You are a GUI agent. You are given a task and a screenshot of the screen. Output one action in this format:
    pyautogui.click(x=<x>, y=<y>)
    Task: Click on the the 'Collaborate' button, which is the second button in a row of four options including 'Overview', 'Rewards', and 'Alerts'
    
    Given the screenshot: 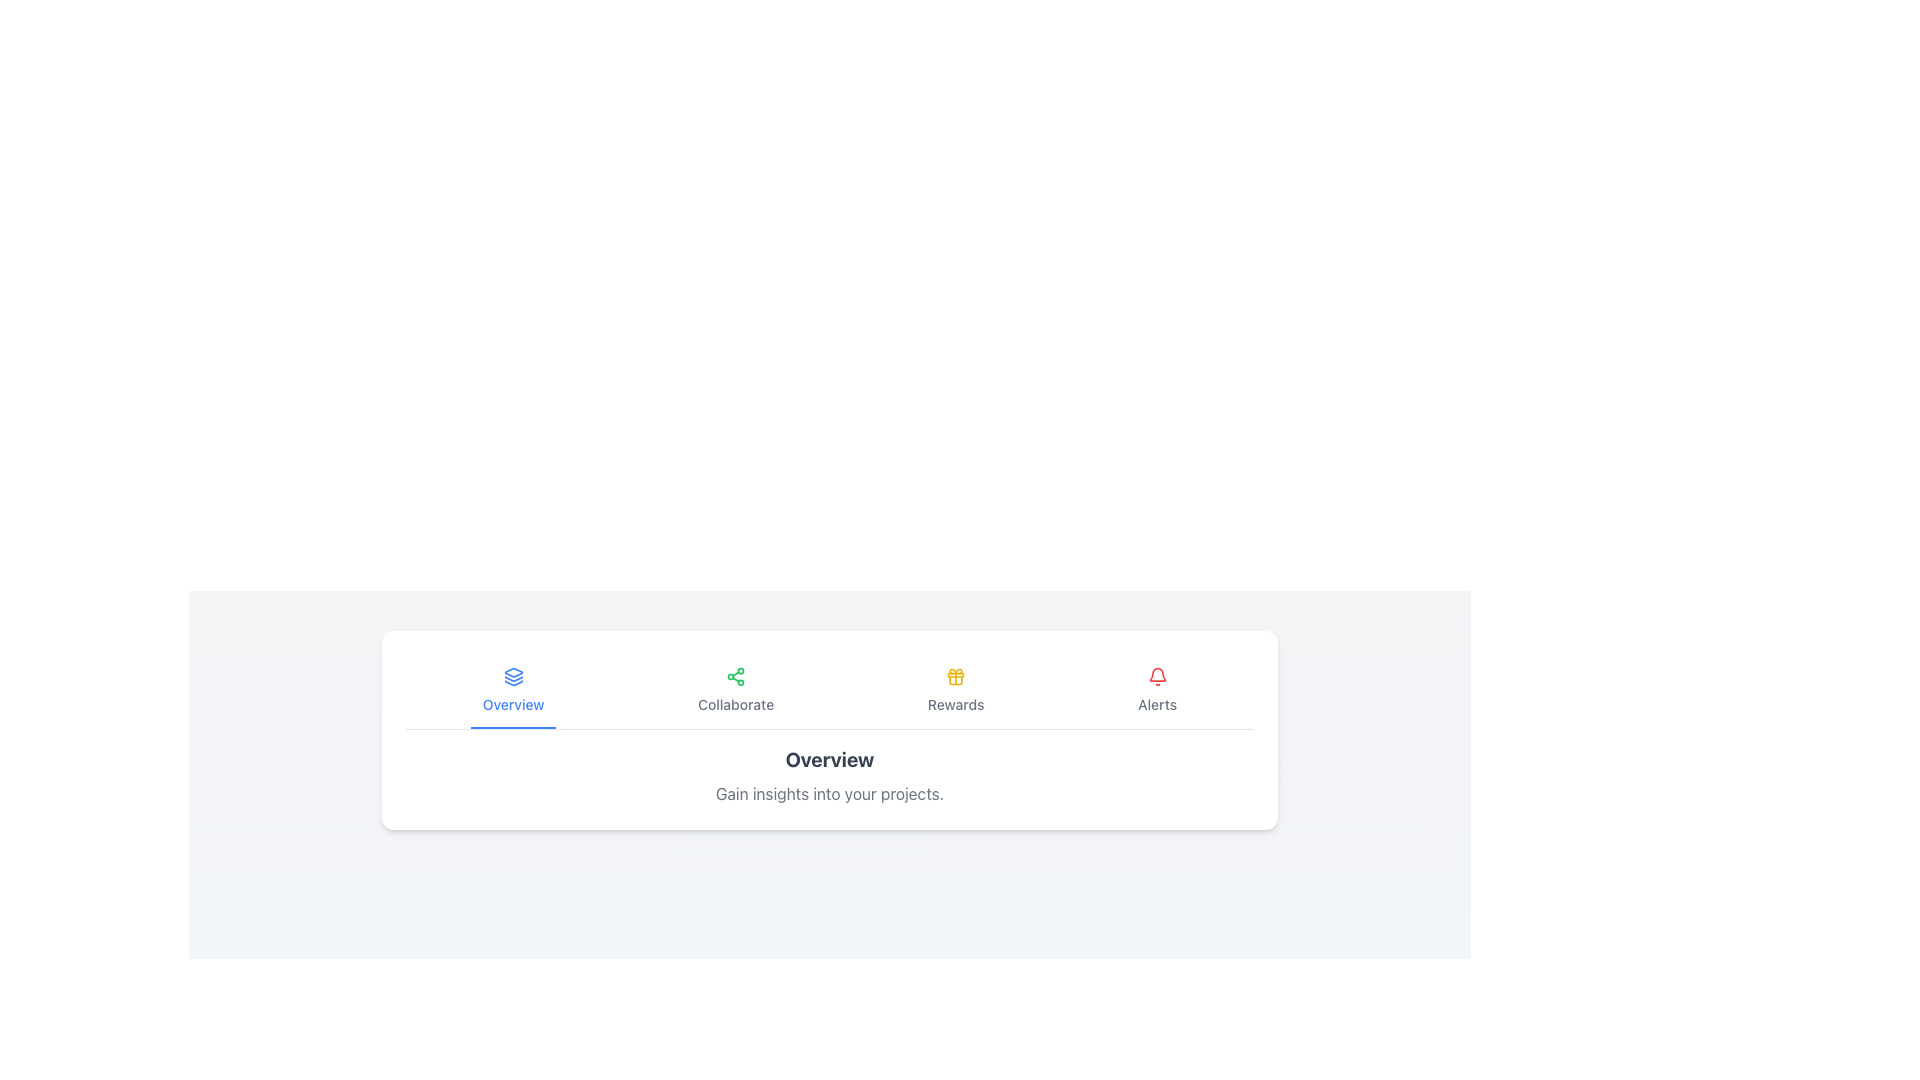 What is the action you would take?
    pyautogui.click(x=735, y=690)
    